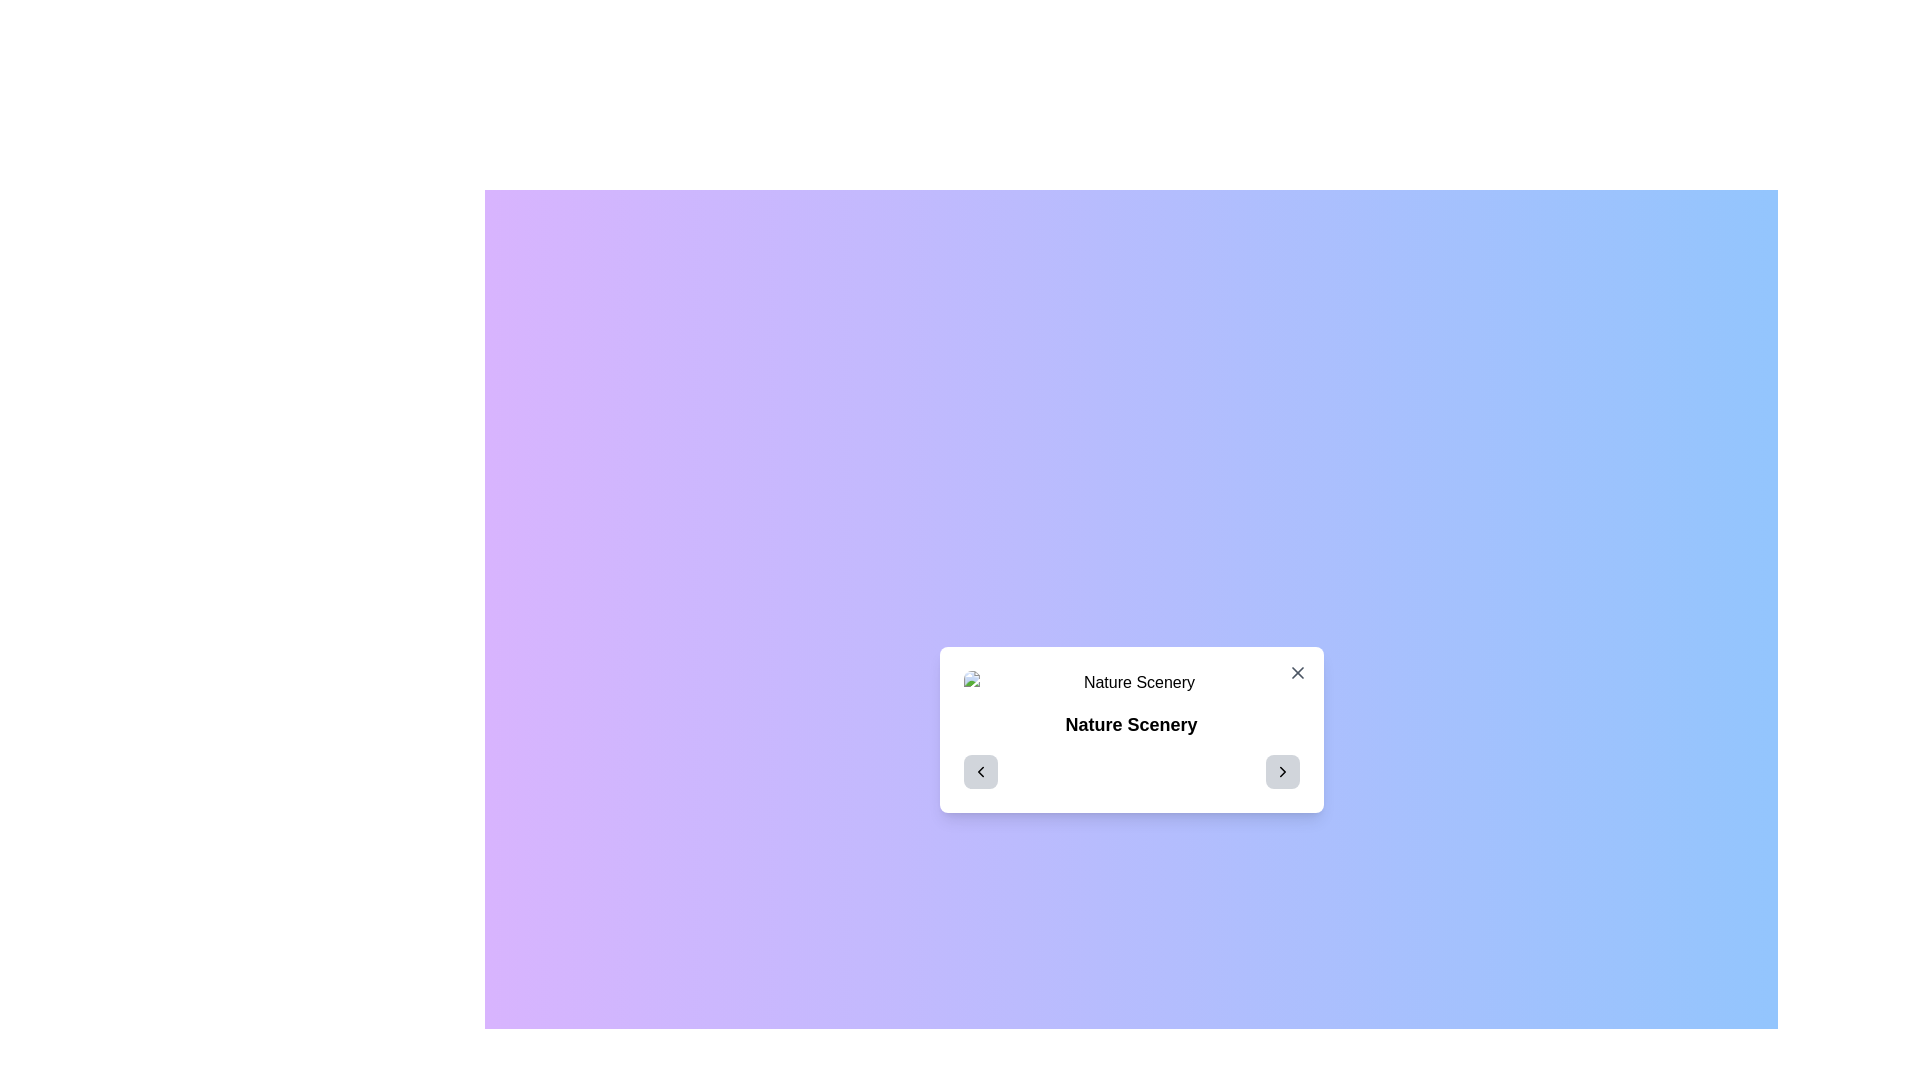  Describe the element at coordinates (1131, 725) in the screenshot. I see `the text label displaying 'Nature Scenery'` at that location.